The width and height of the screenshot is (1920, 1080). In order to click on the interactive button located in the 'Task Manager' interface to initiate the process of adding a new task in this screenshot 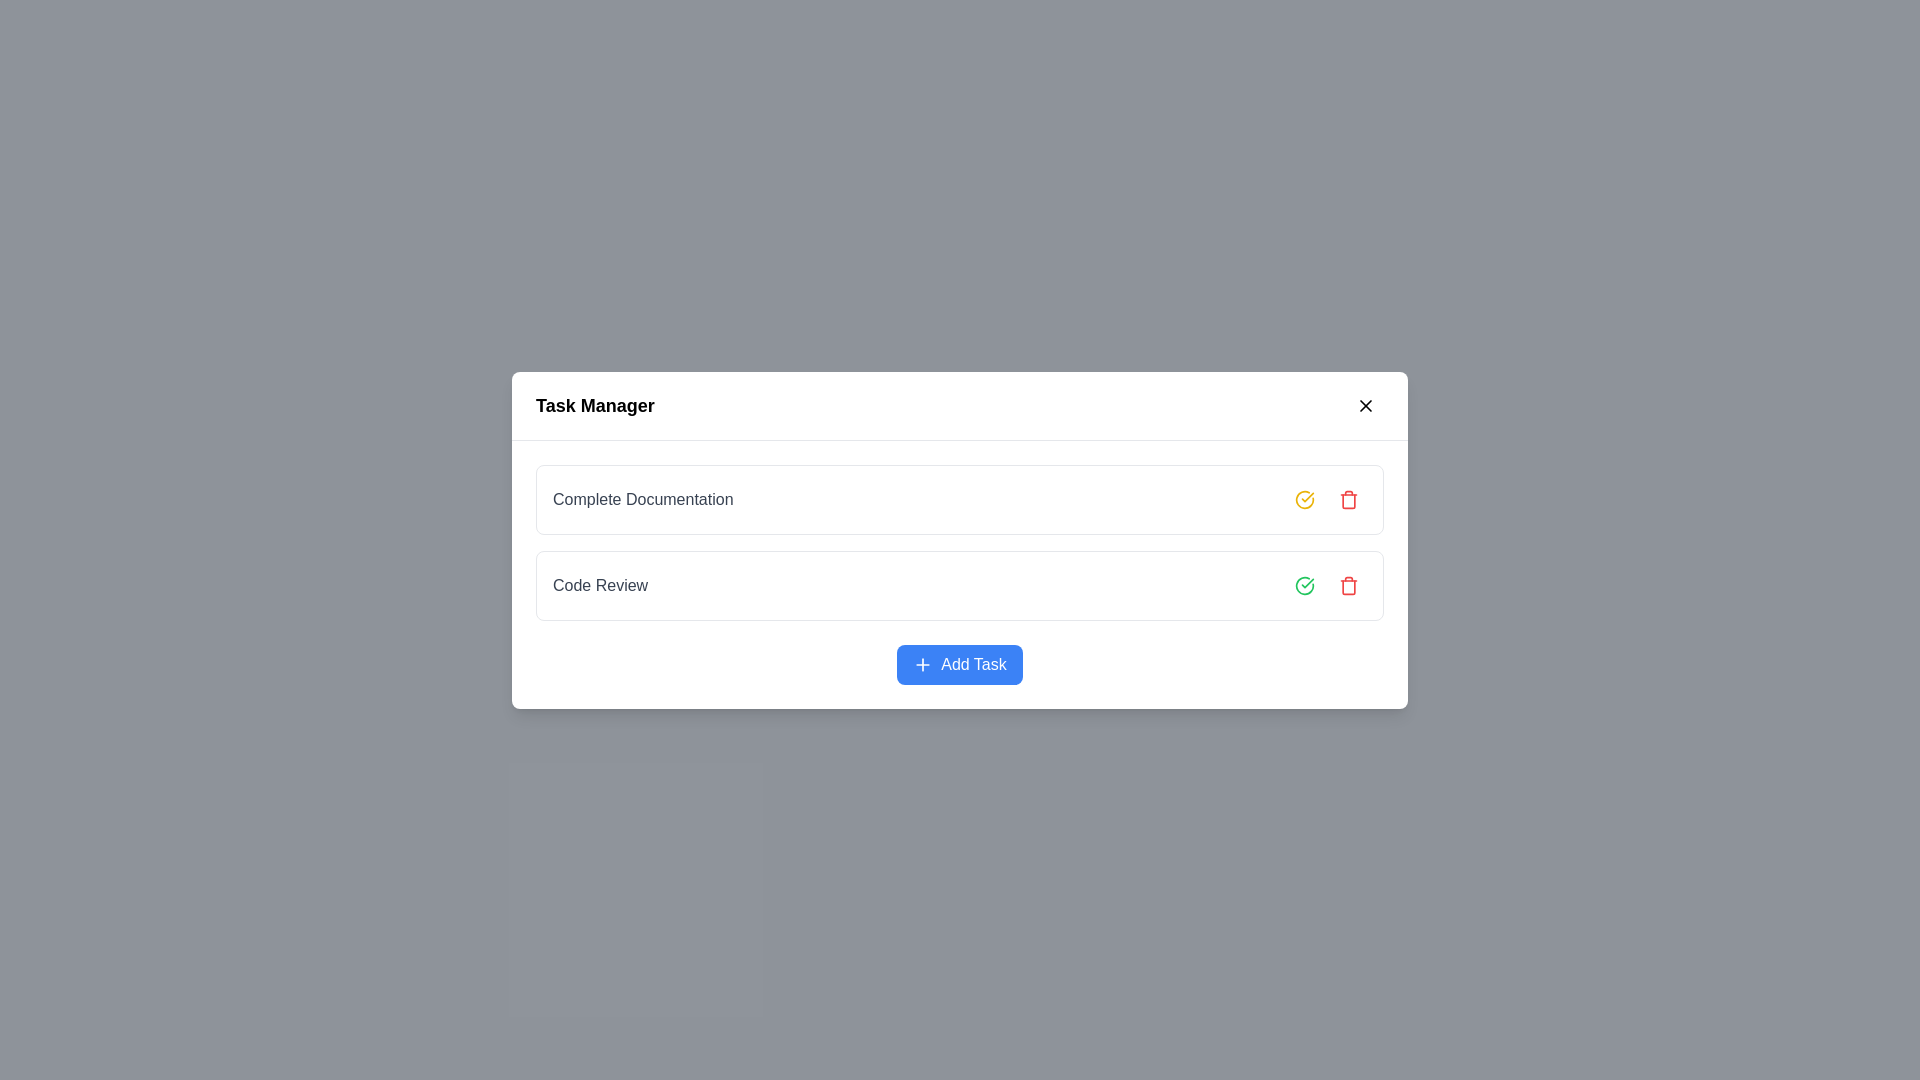, I will do `click(960, 663)`.